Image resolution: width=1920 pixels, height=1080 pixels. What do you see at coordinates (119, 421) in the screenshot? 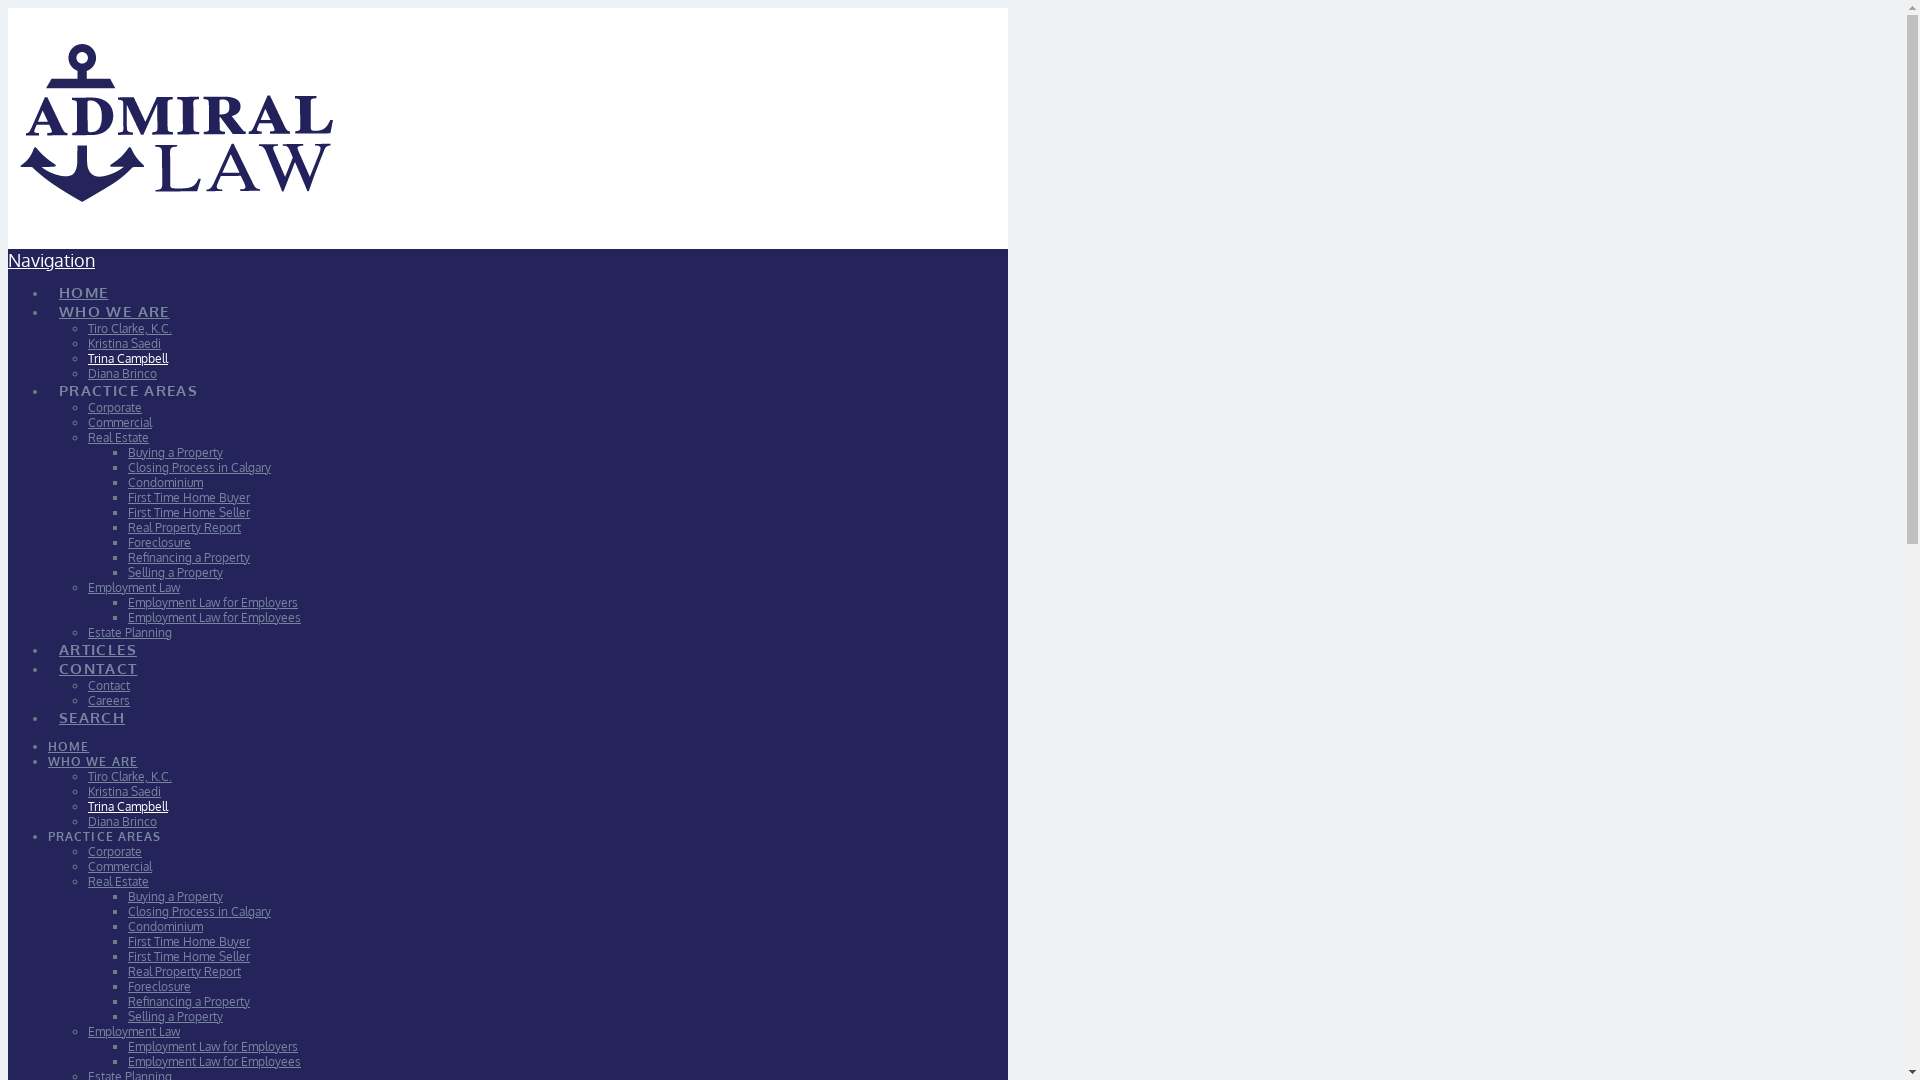
I see `'Commercial'` at bounding box center [119, 421].